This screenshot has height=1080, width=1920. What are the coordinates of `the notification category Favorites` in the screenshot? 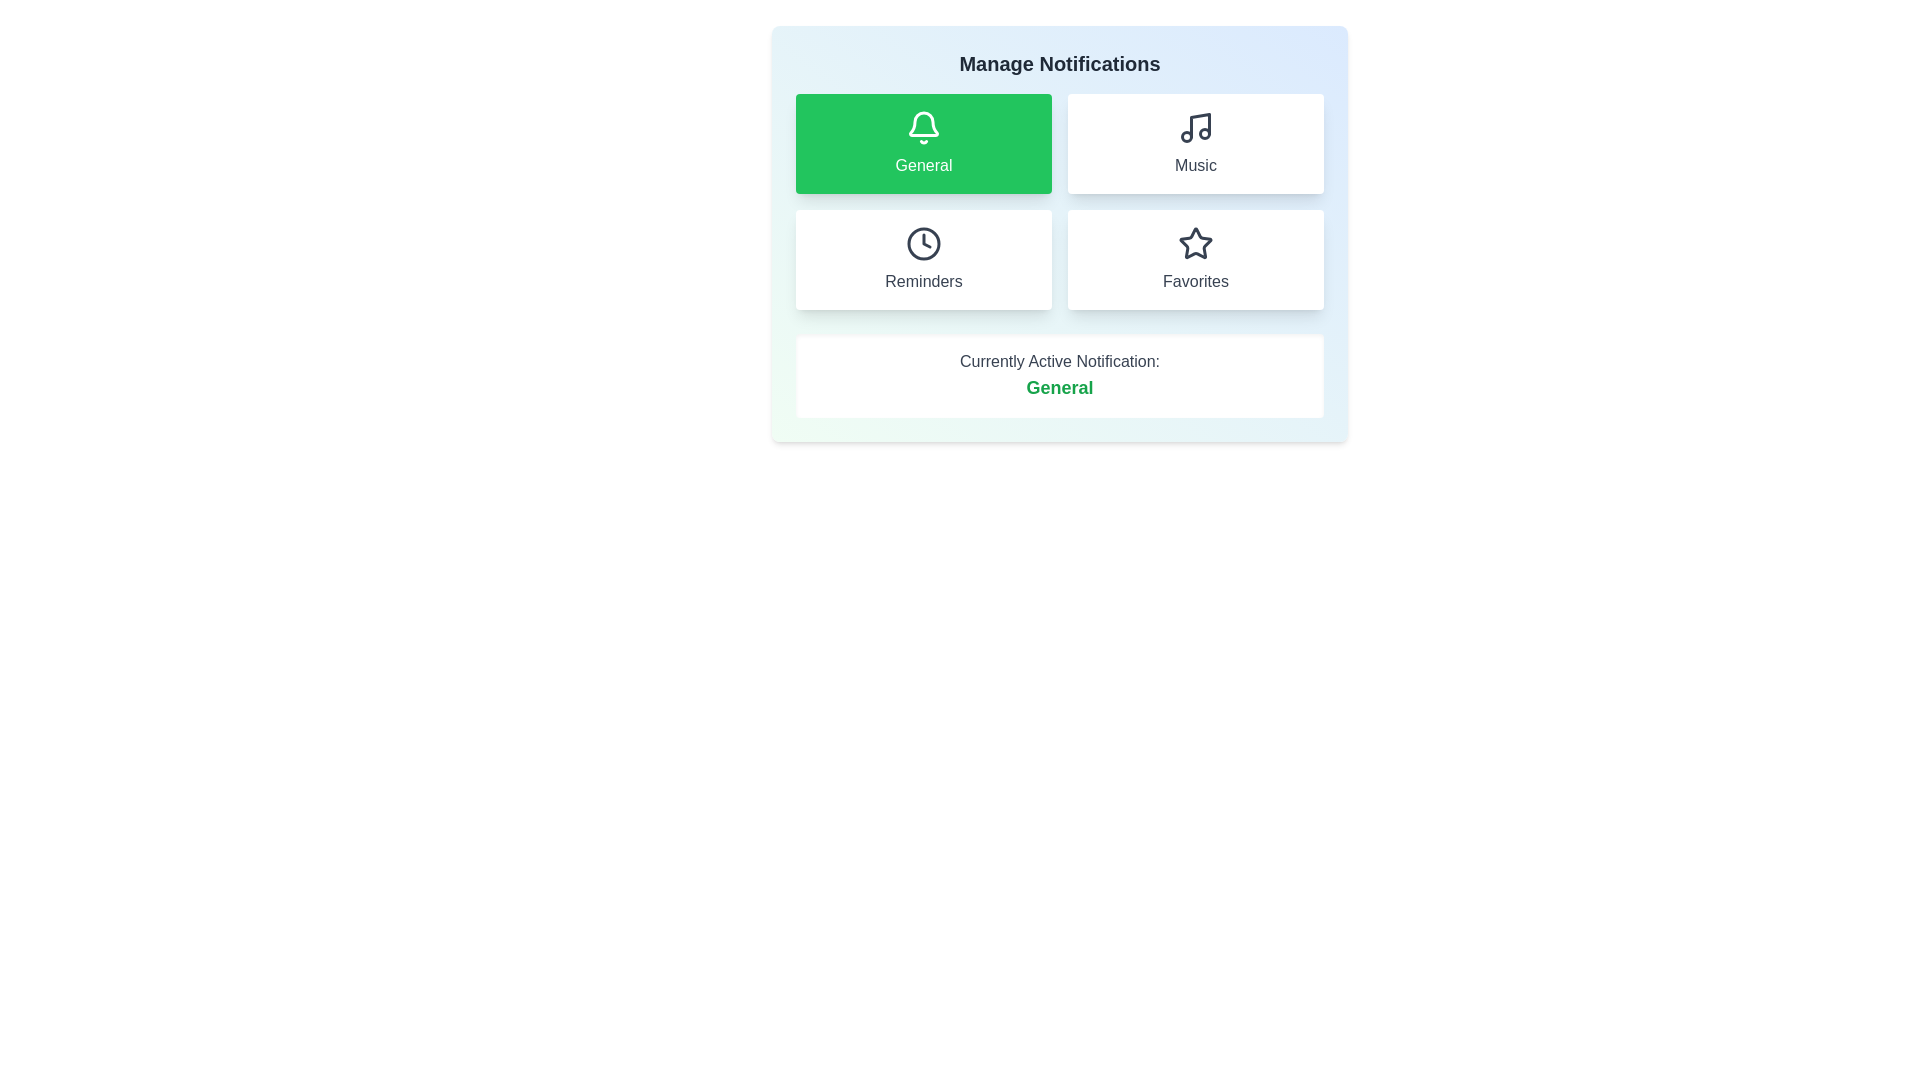 It's located at (1195, 258).